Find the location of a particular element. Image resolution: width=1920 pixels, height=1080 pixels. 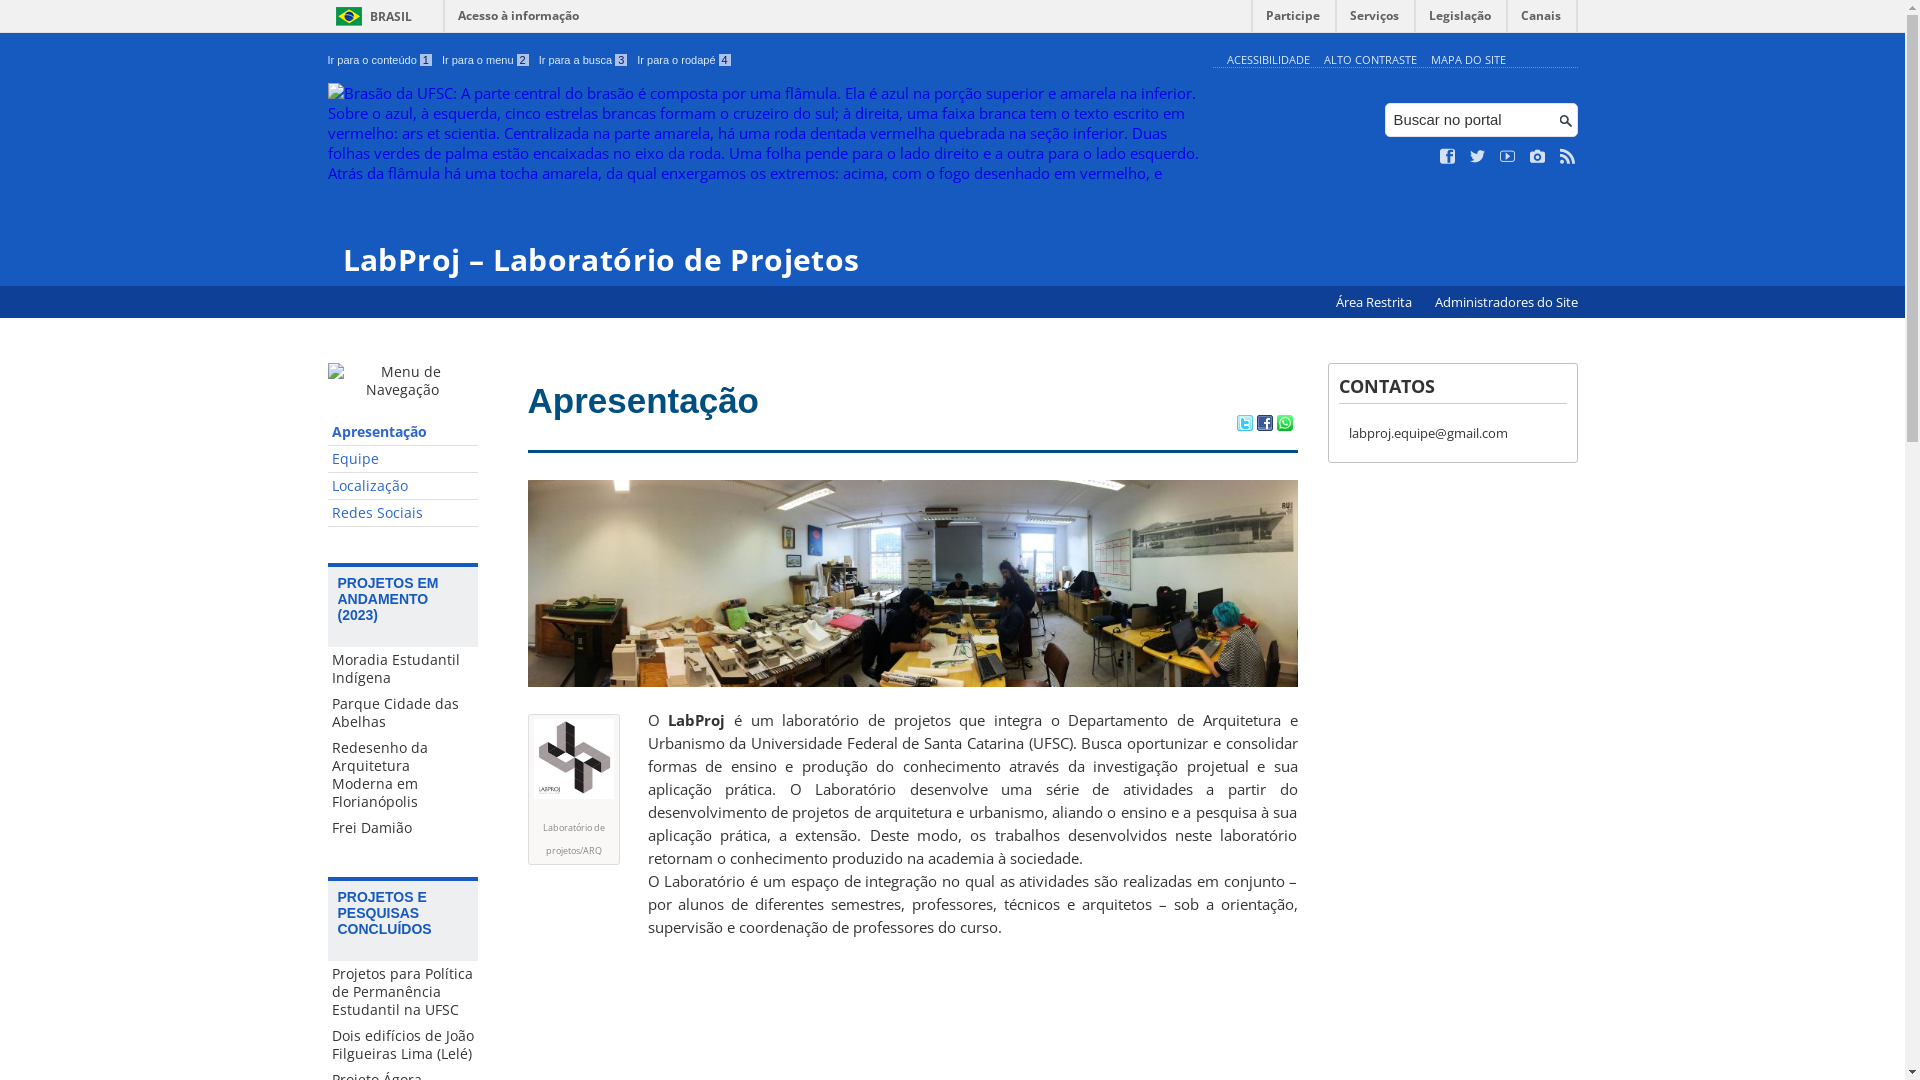

'Redes Sociais' is located at coordinates (327, 512).